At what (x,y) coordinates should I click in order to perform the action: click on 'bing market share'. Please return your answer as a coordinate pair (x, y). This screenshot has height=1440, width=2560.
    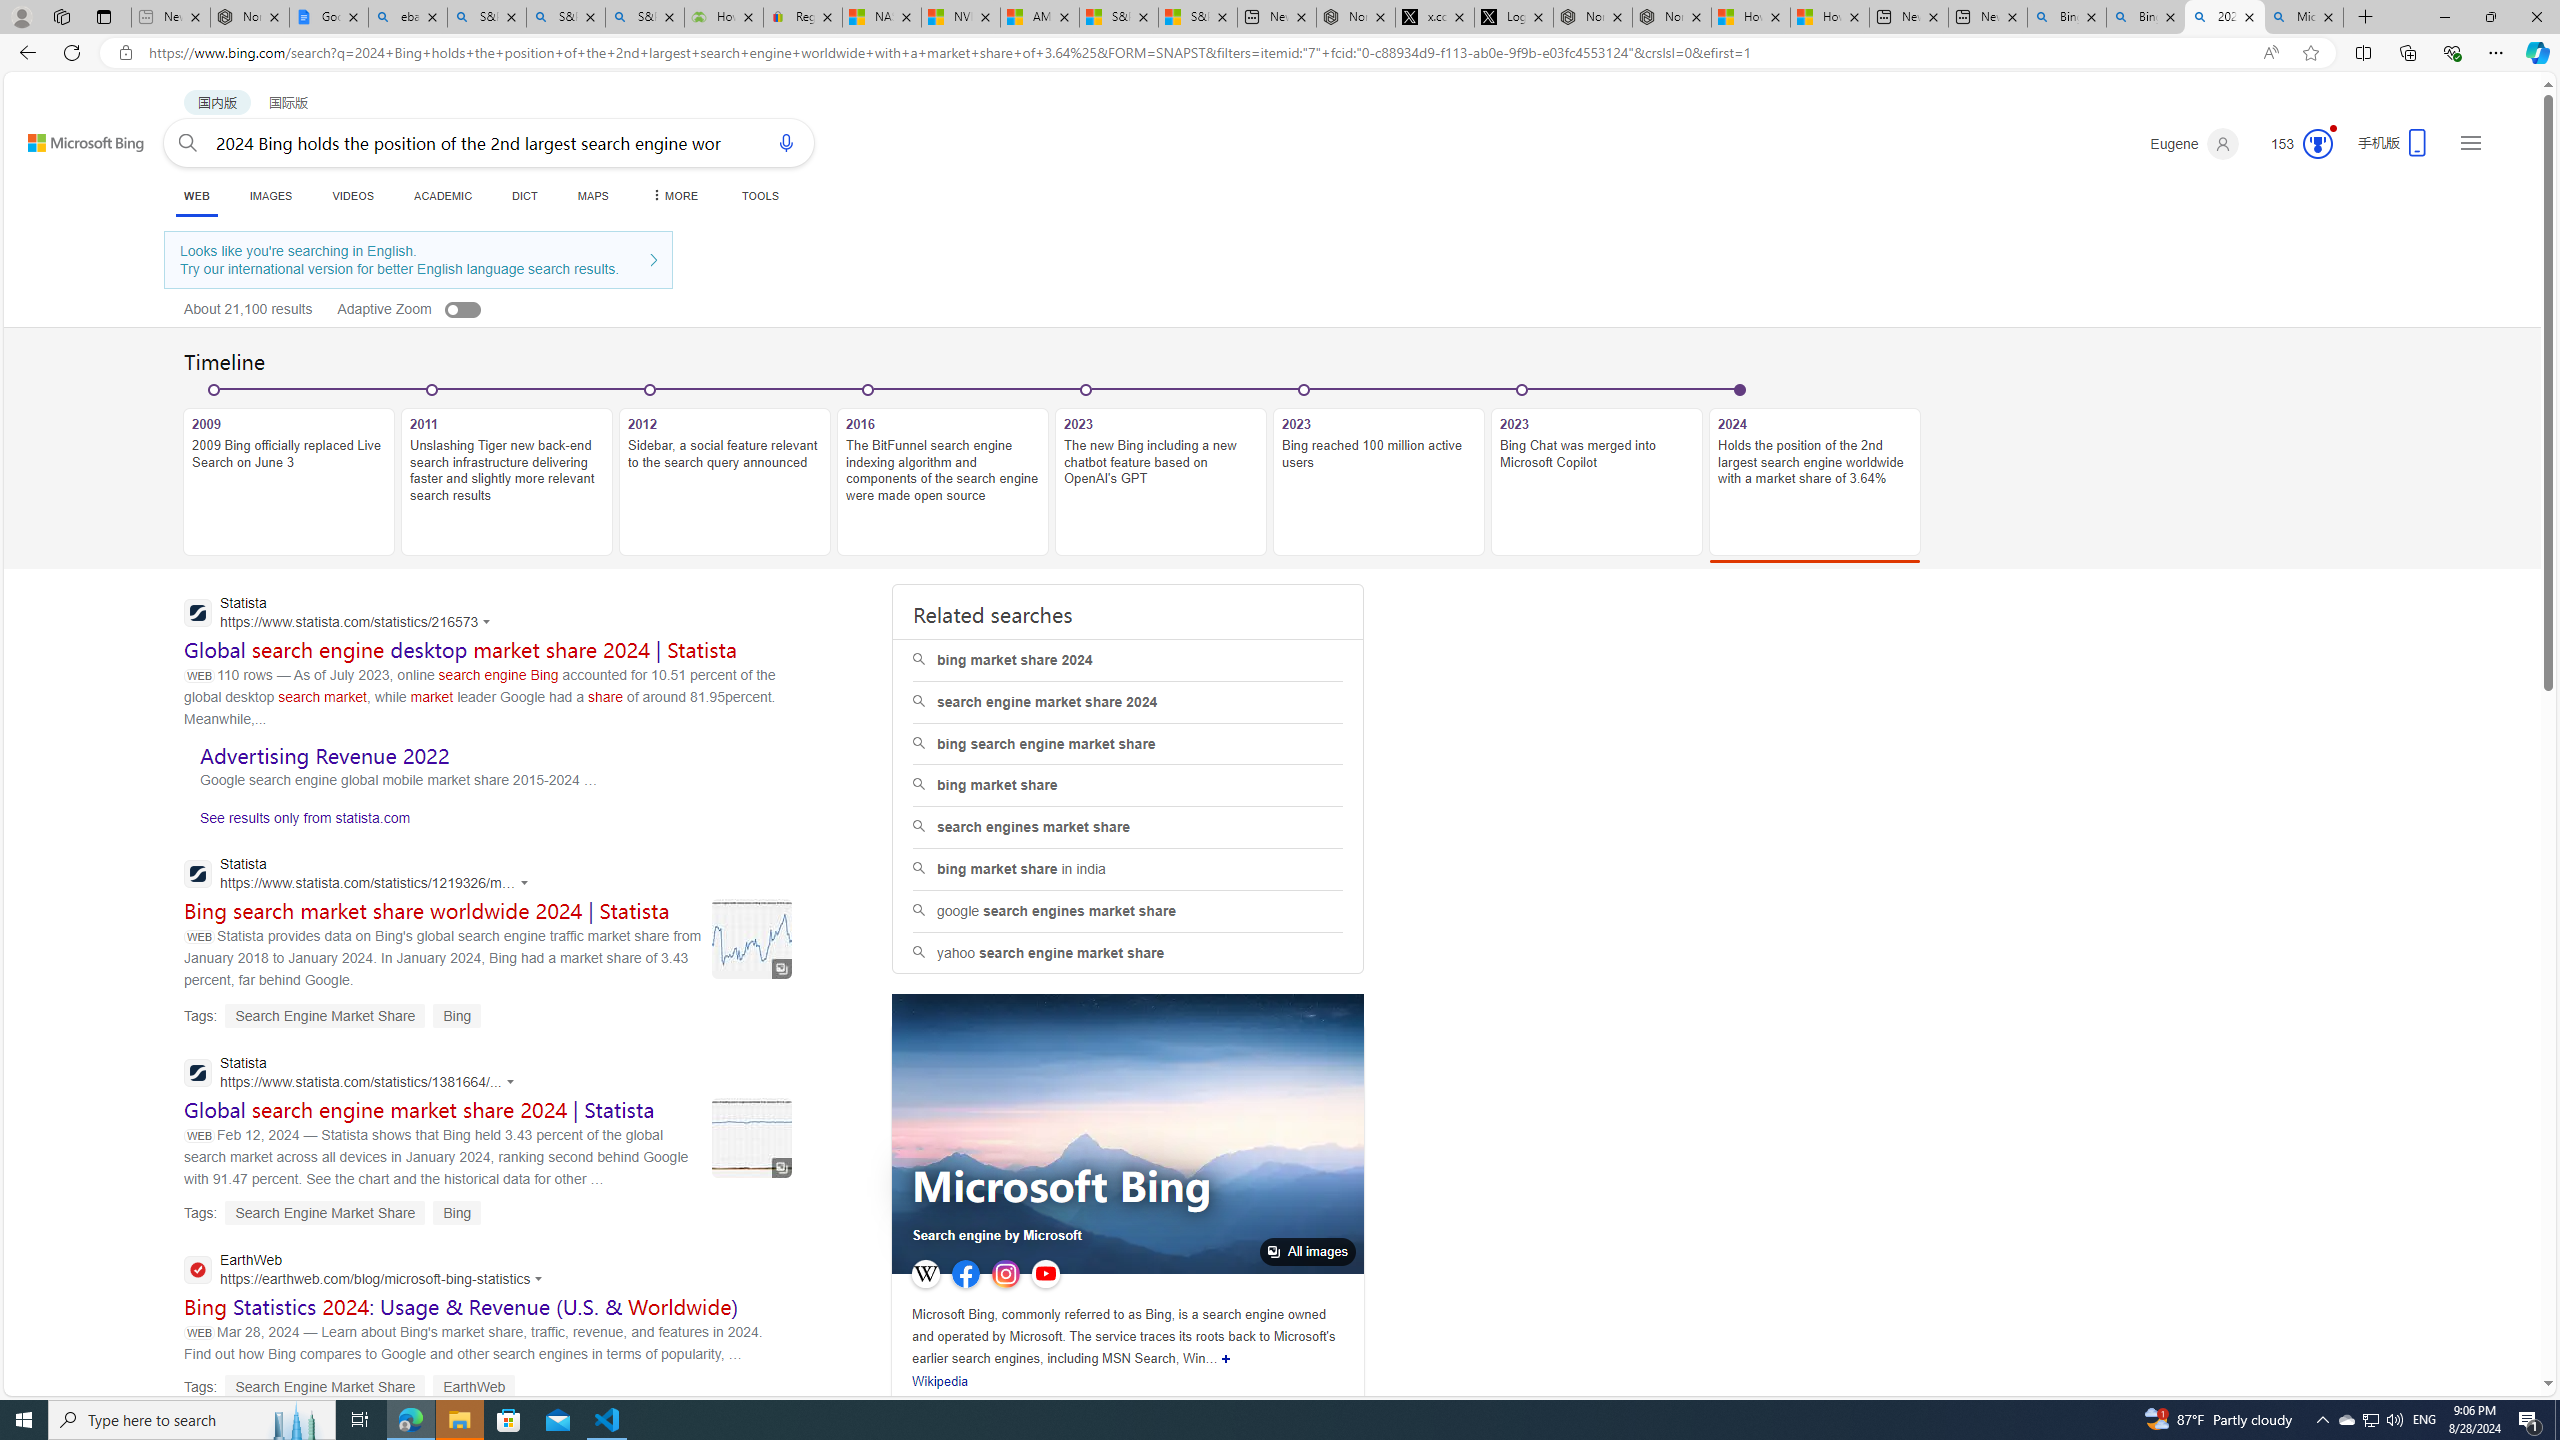
    Looking at the image, I should click on (1128, 785).